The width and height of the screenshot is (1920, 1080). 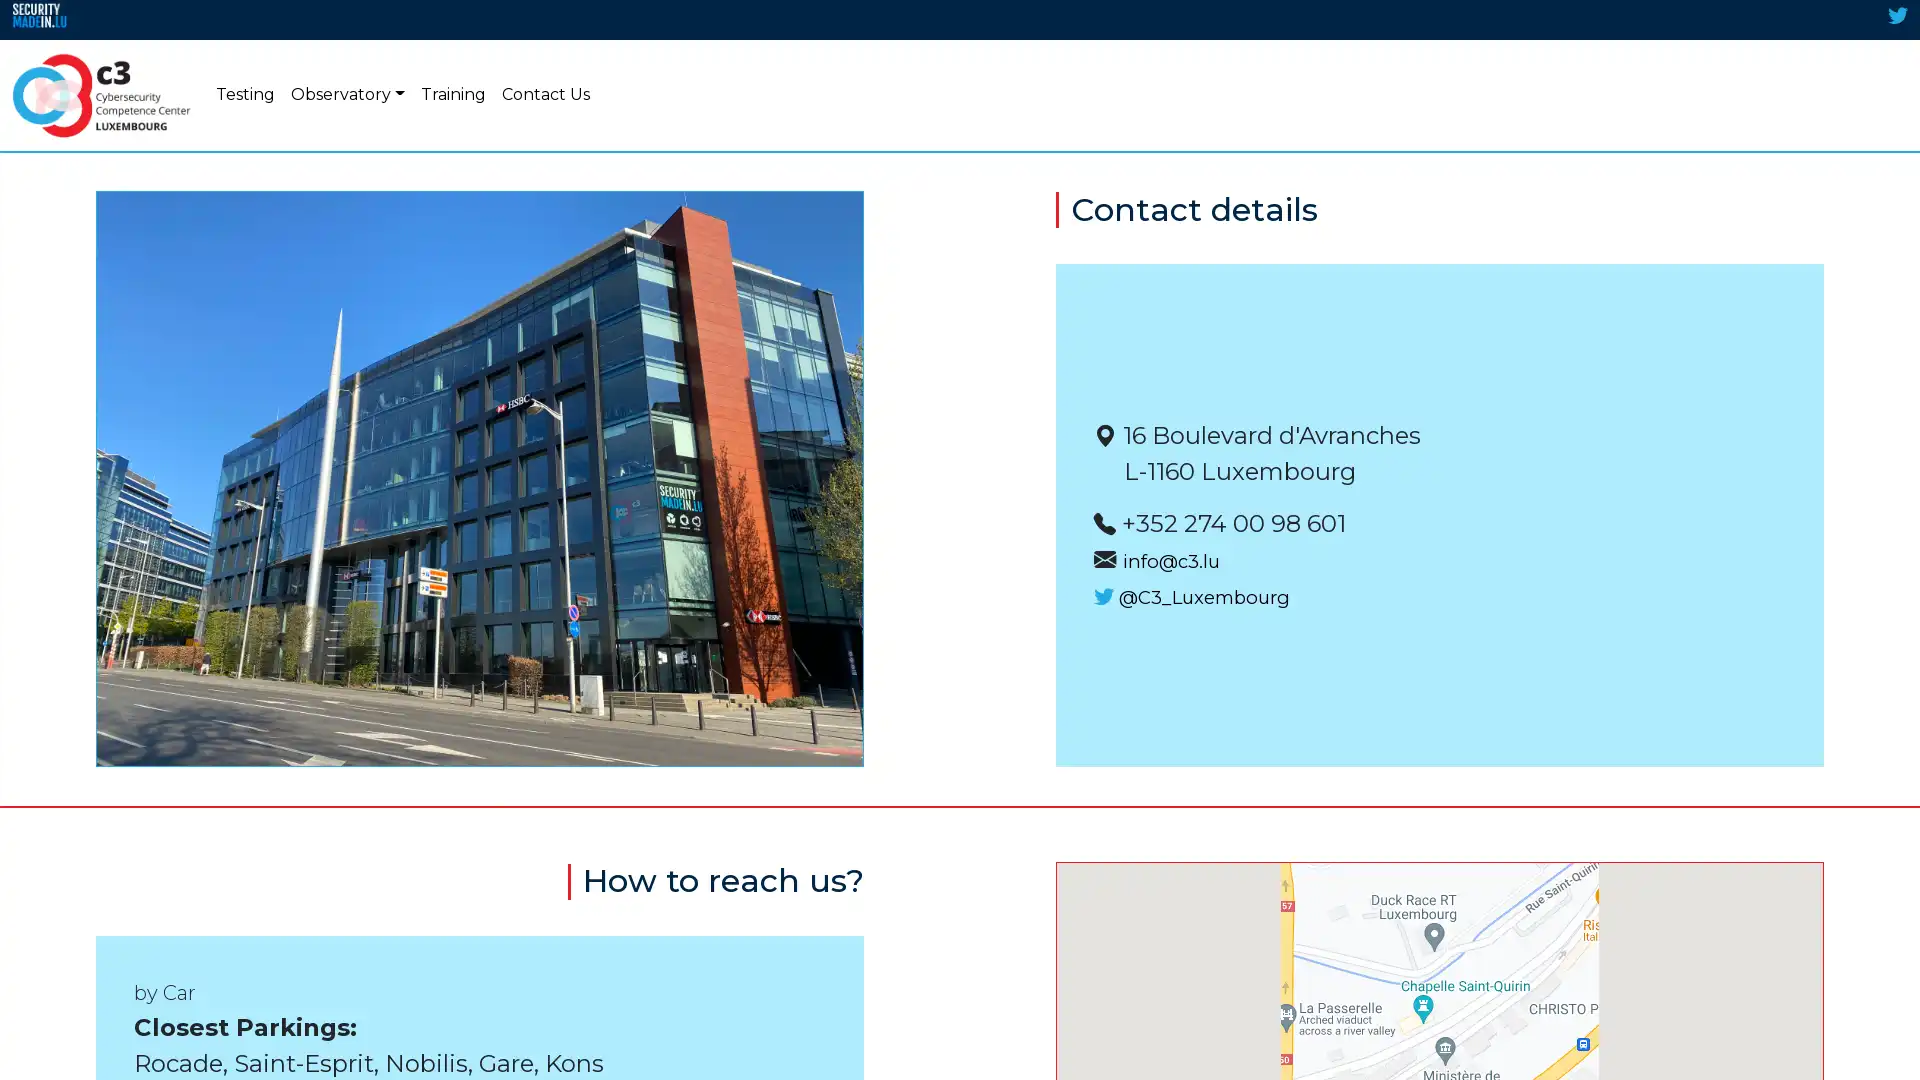 I want to click on Observatory, so click(x=347, y=95).